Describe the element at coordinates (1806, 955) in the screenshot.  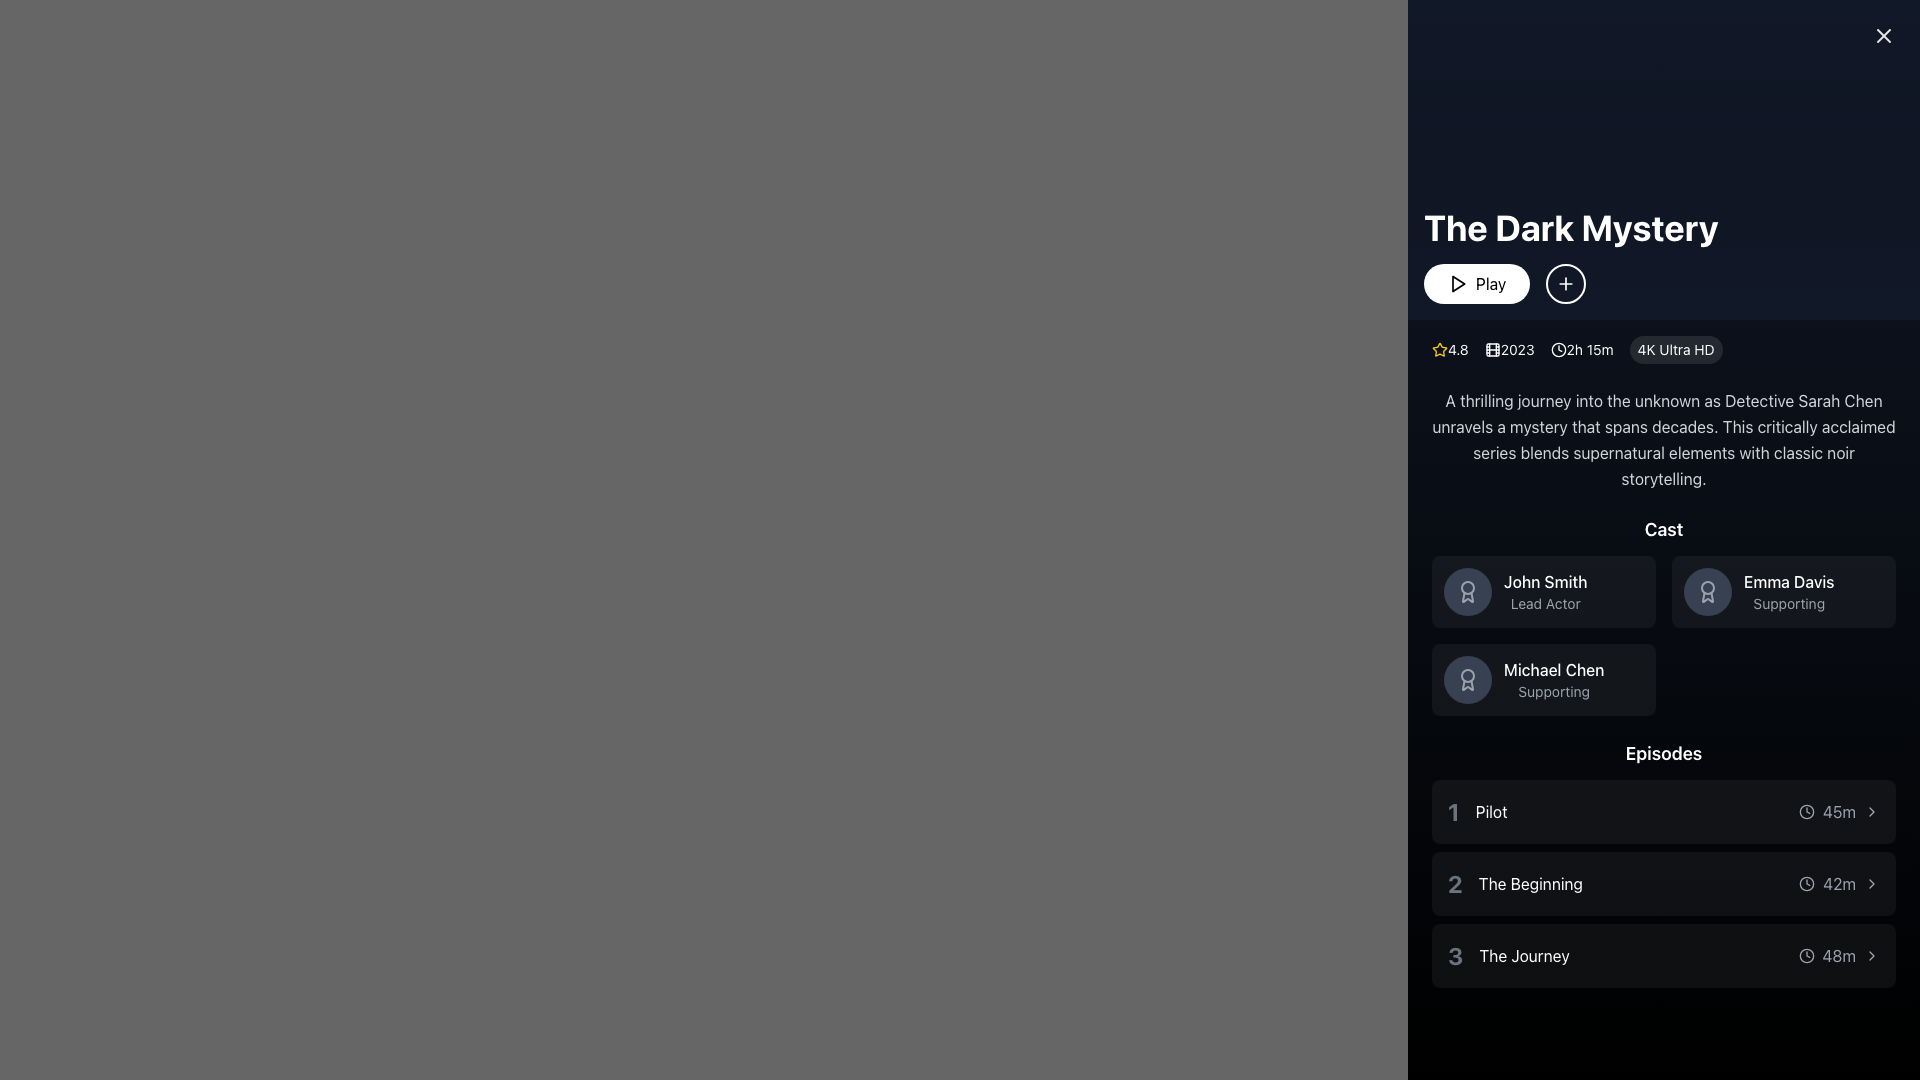
I see `the clock icon representing the duration of the episode 'The Journey', which is located to the left of the text '48m'` at that location.